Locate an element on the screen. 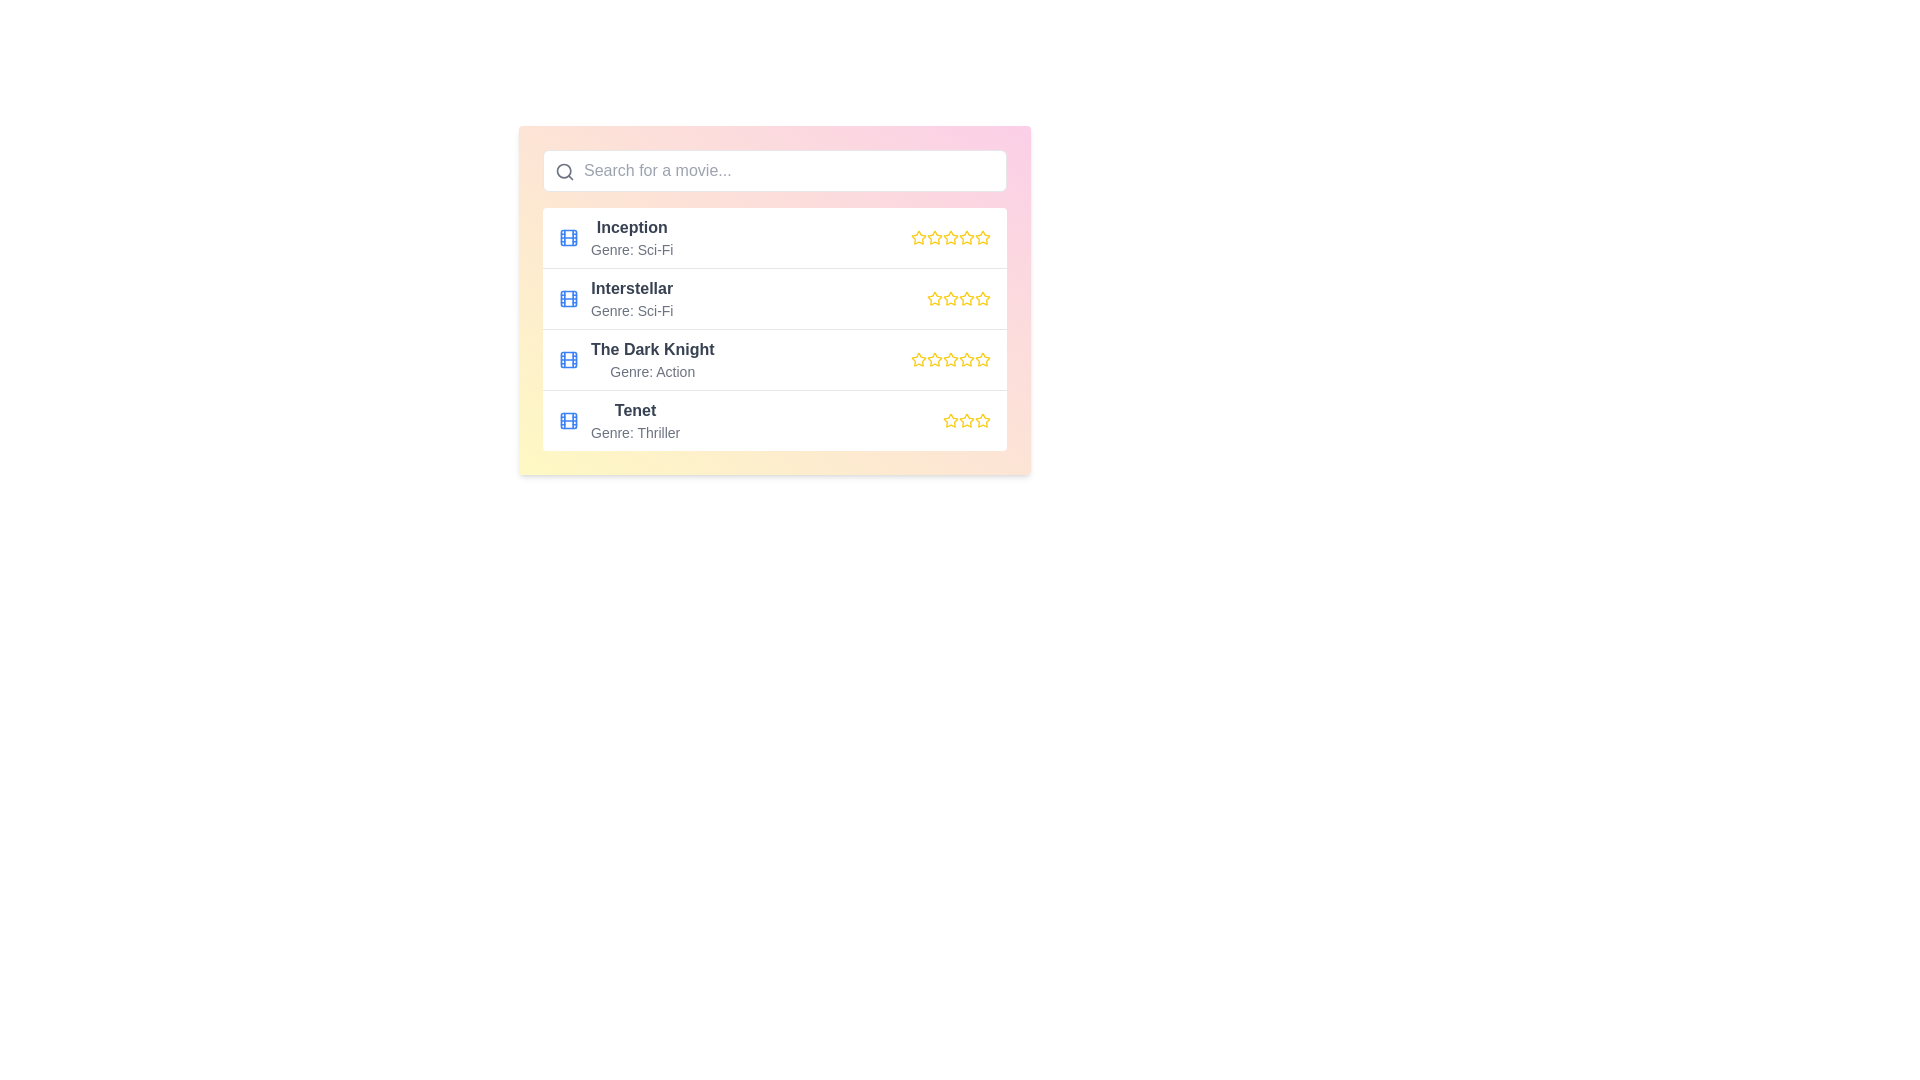  the third star in the rating sequence for 'The Dark Knight' is located at coordinates (949, 358).